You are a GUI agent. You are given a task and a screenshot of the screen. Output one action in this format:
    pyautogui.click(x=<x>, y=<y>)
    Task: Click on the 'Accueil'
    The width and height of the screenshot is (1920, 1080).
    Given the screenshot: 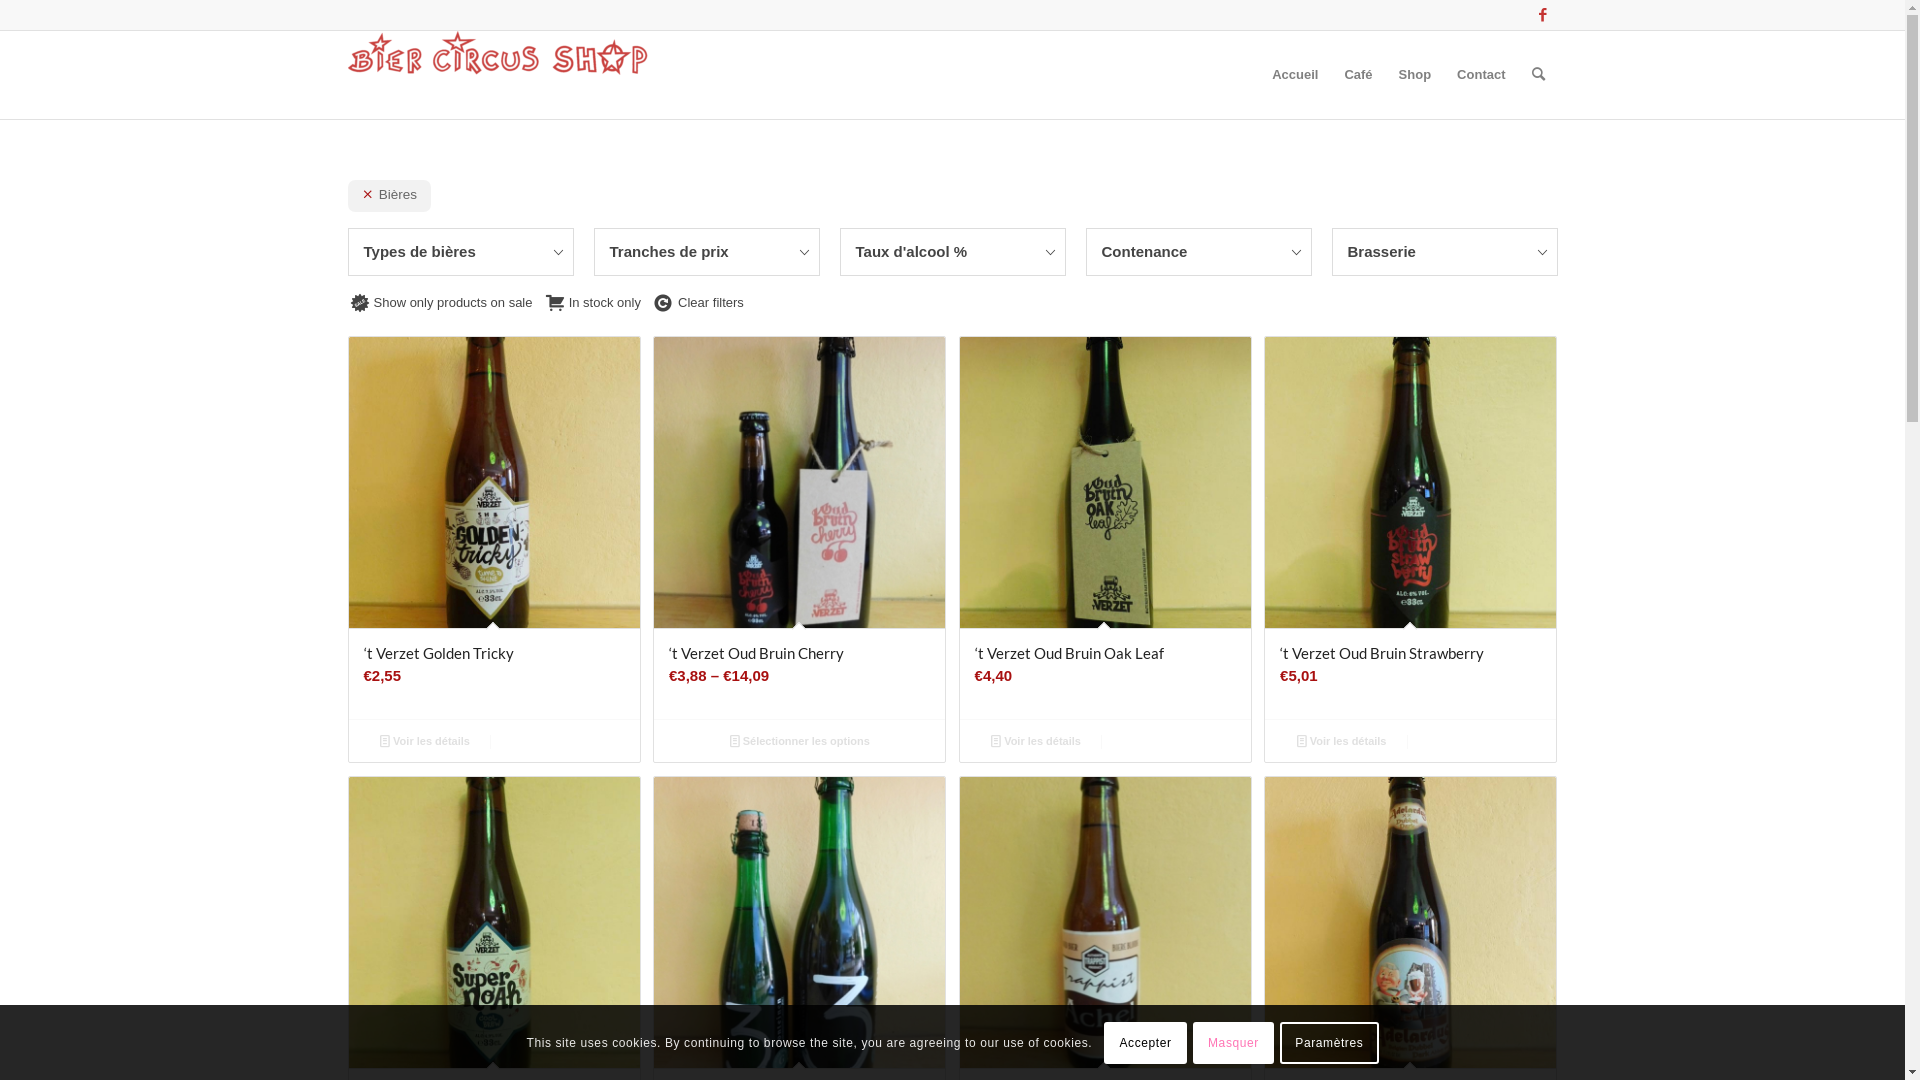 What is the action you would take?
    pyautogui.click(x=1295, y=73)
    